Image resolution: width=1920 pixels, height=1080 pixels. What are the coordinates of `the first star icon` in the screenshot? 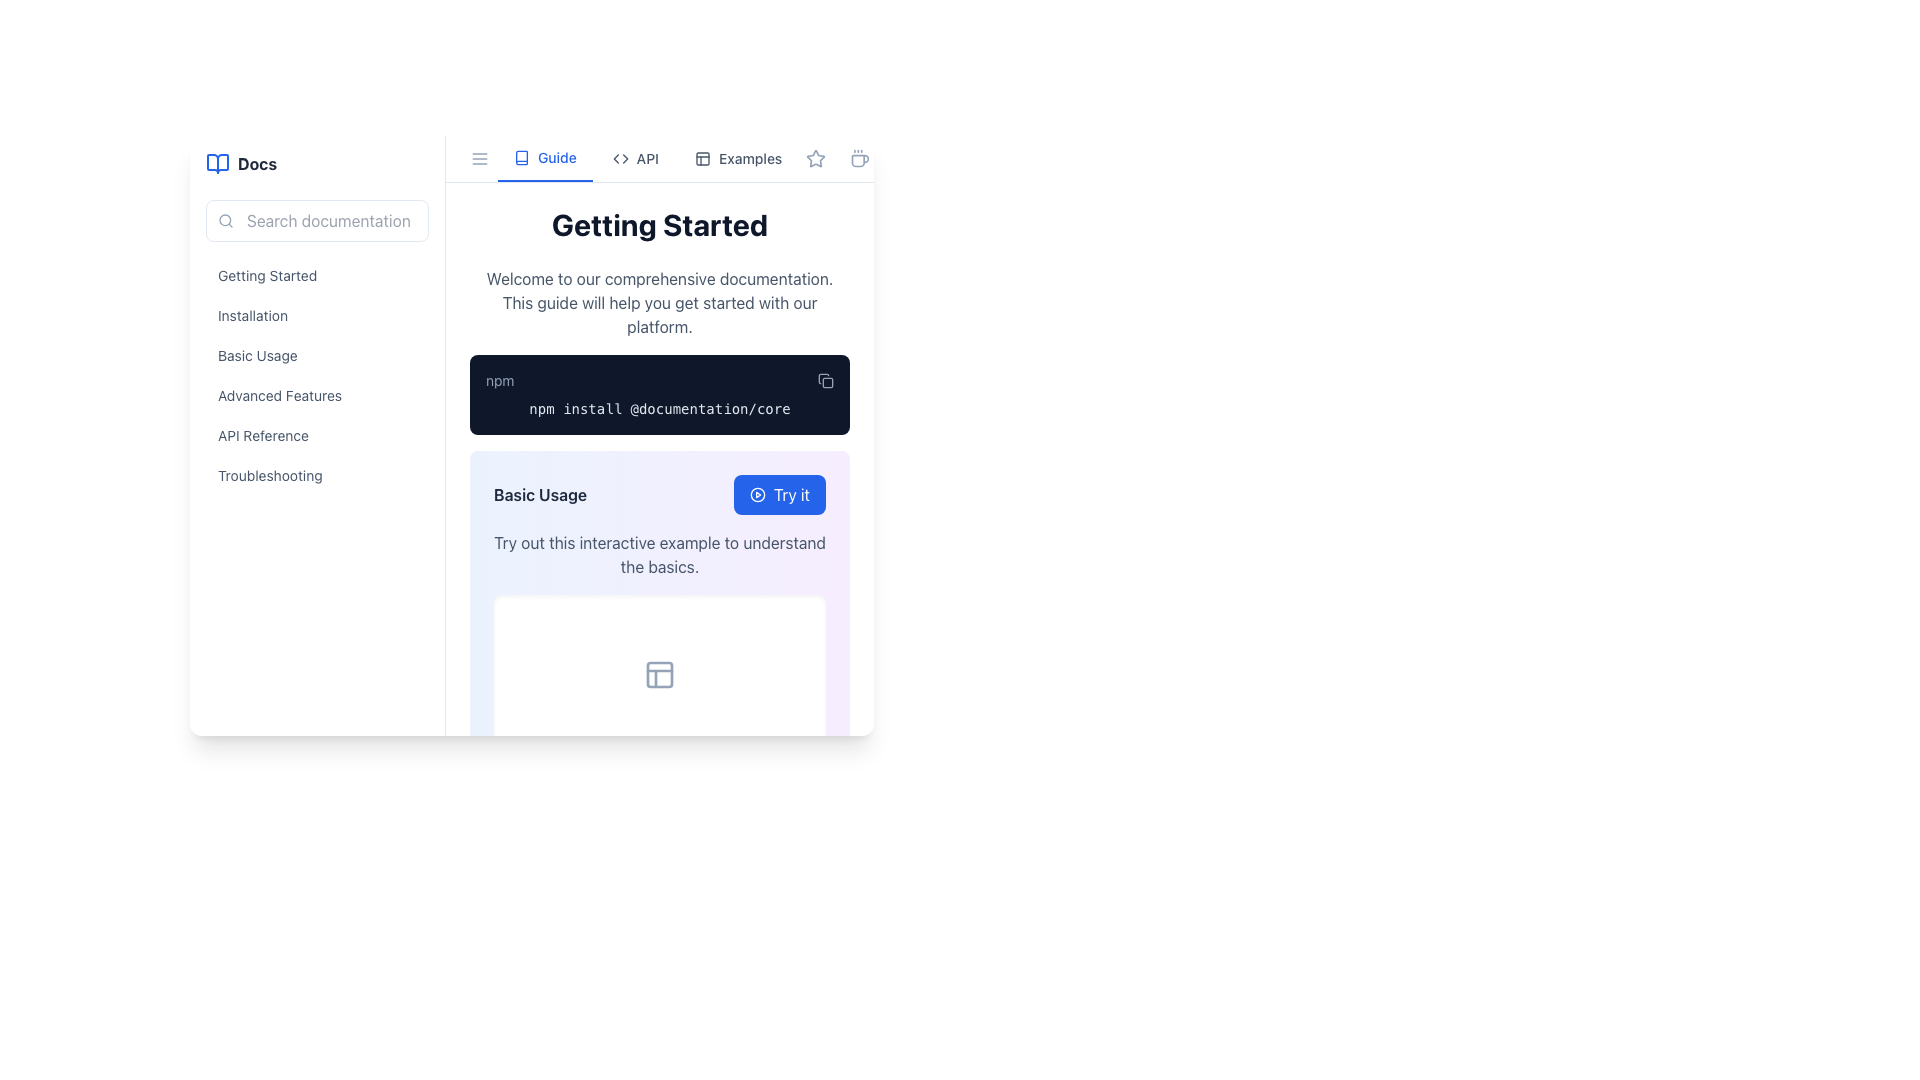 It's located at (816, 157).